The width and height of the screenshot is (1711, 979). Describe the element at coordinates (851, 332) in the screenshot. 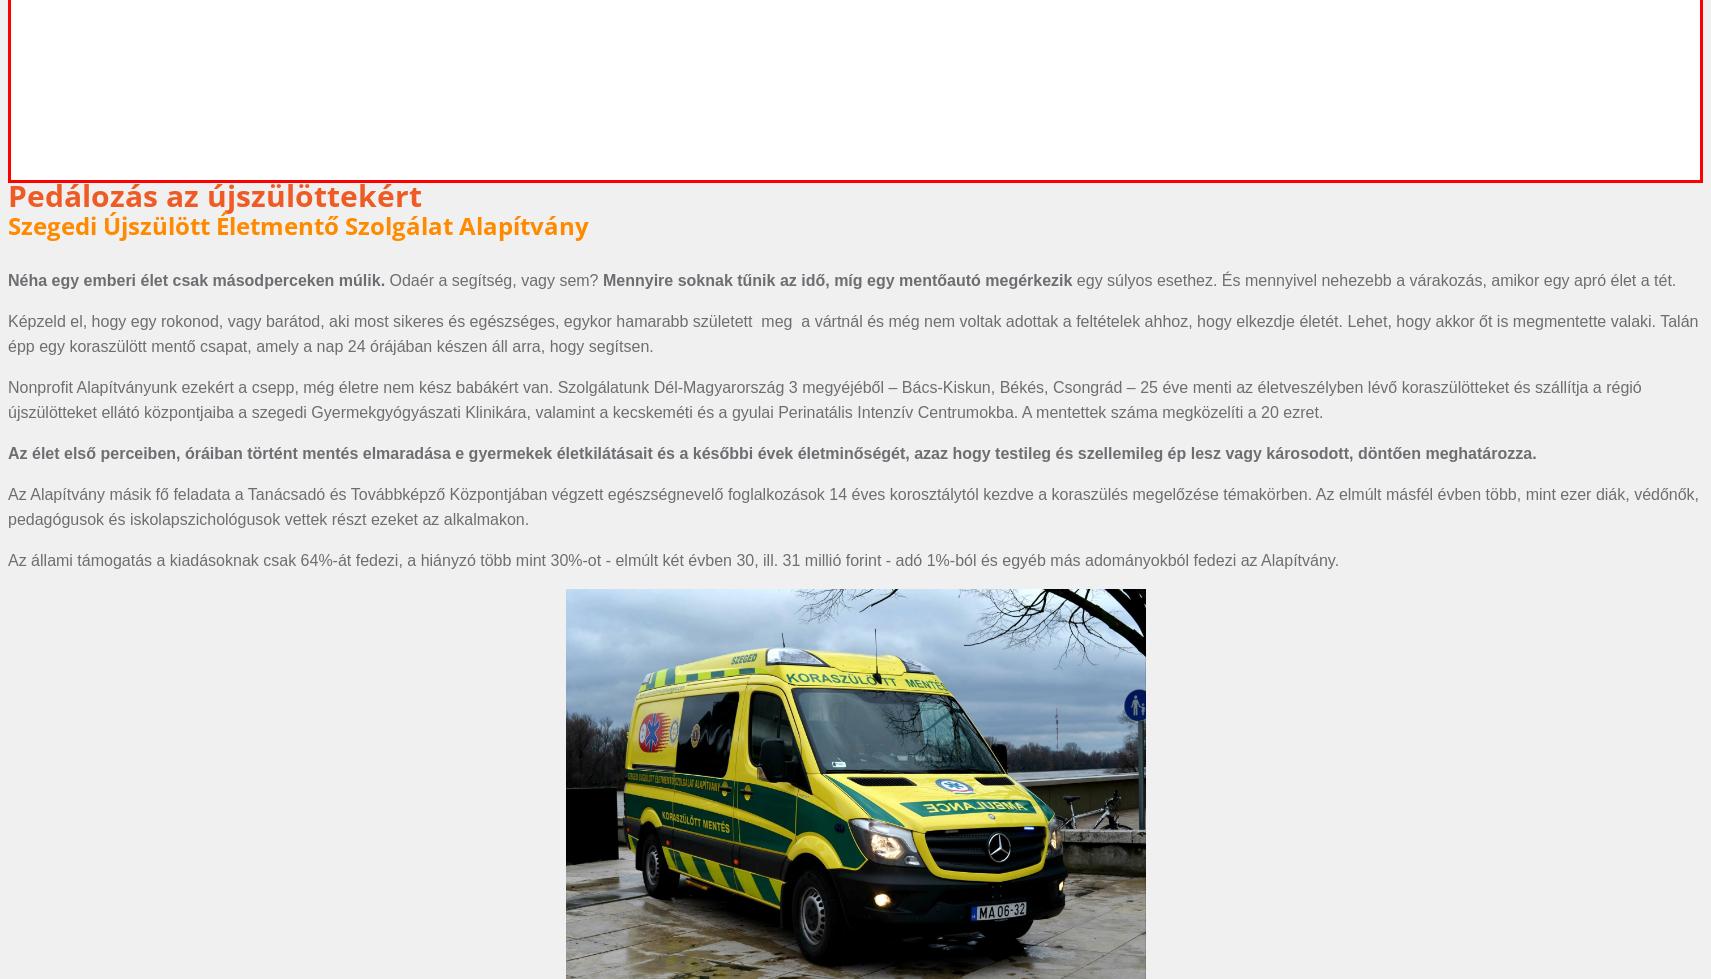

I see `'Képzeld el, hogy egy rokonod, vagy barátod, aki most sikeres és egészséges, egykor hamarabb született  meg  a vártnál és még nem voltak adottak a feltételek ahhoz, hogy elkezdje életét. Lehet, hogy akkor őt is megmentette
 valaki. Talán épp egy koraszülött mentő csapat, amely a nap 24 órájában készen áll arra, hogy segítsen.'` at that location.